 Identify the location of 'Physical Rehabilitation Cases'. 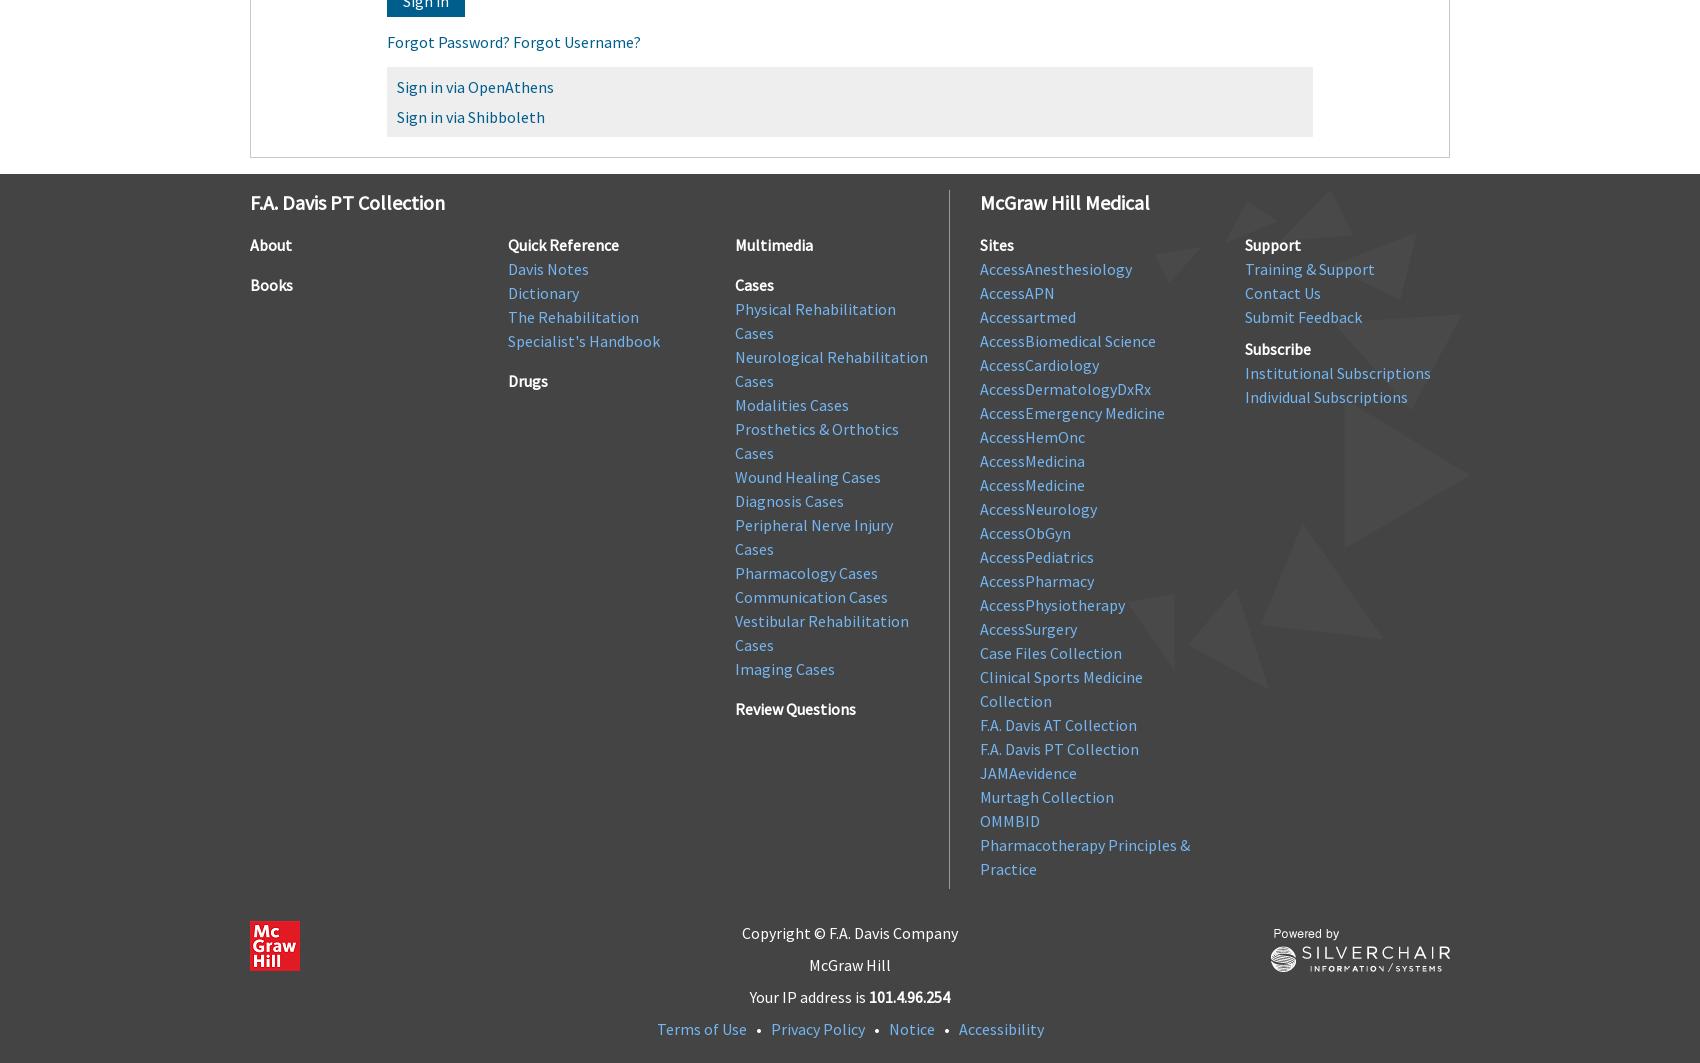
(735, 319).